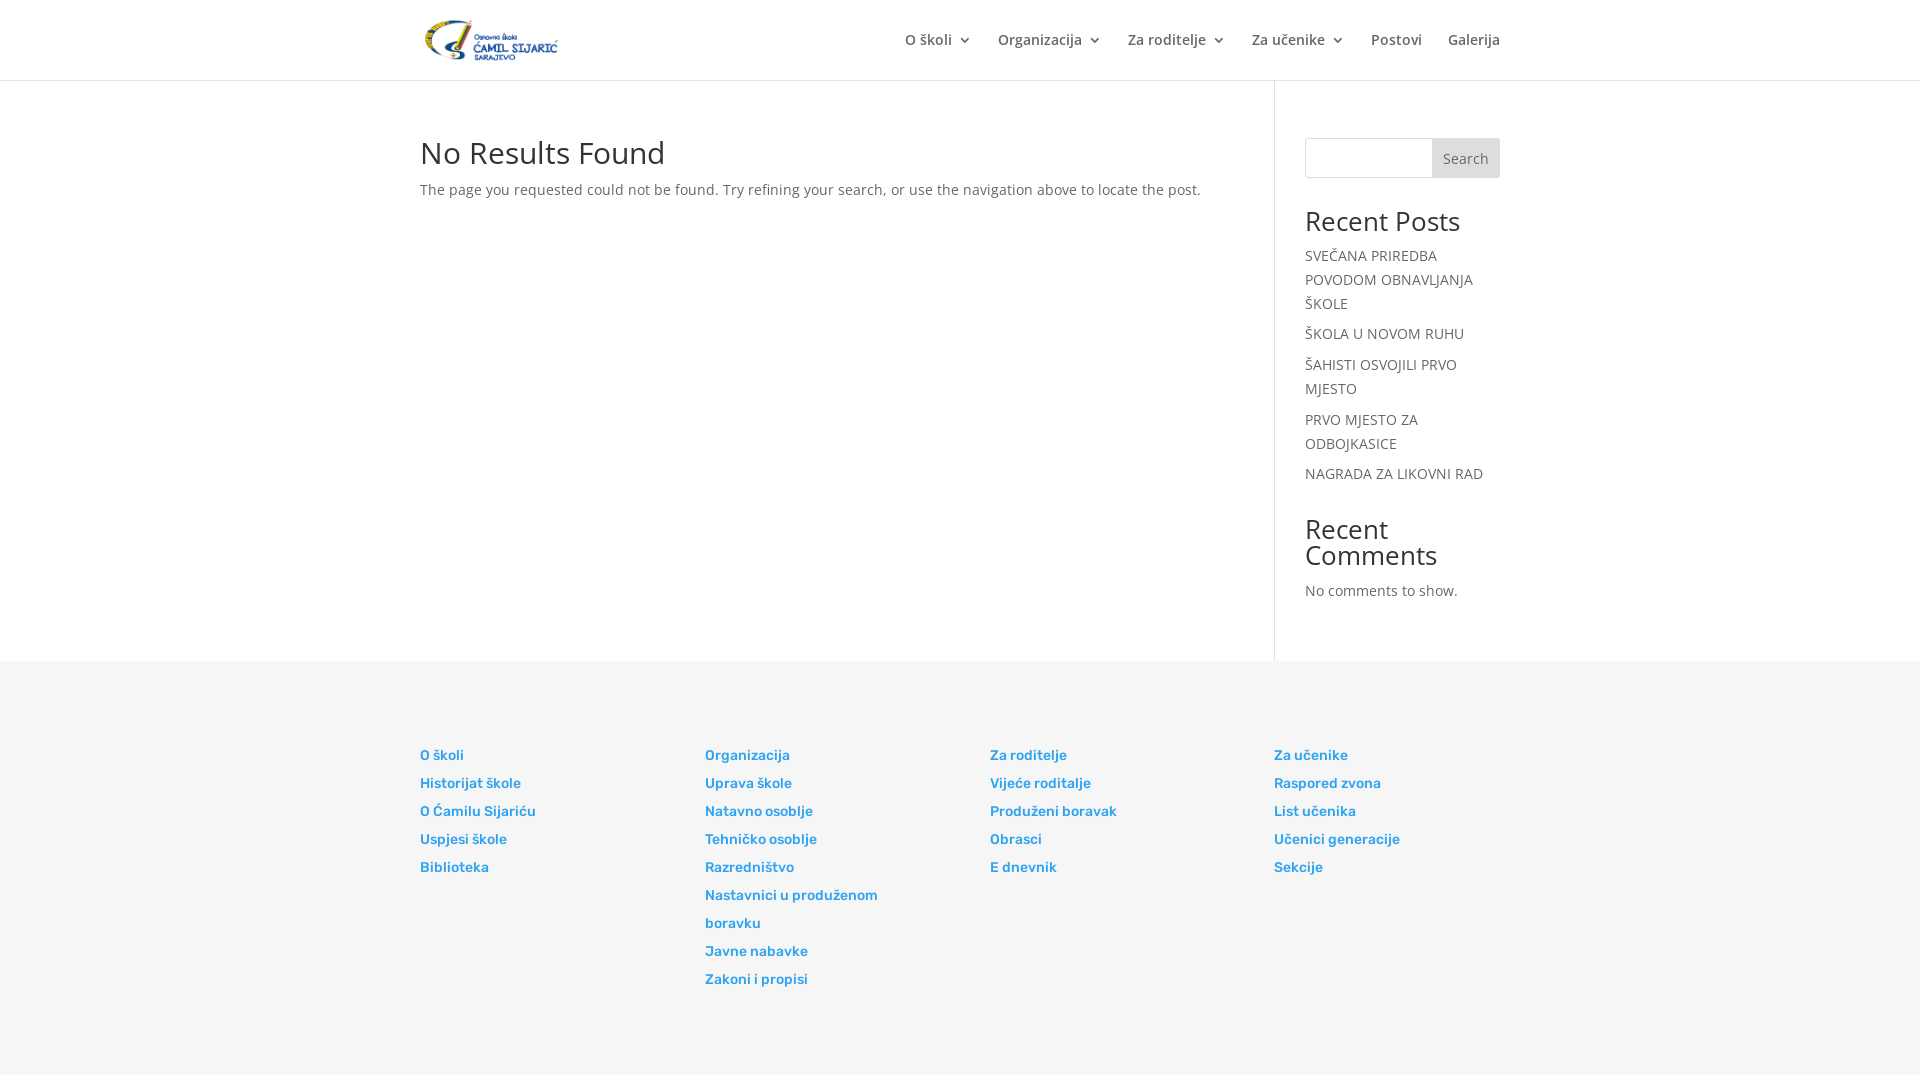  I want to click on 'Zakoni i propisi', so click(755, 978).